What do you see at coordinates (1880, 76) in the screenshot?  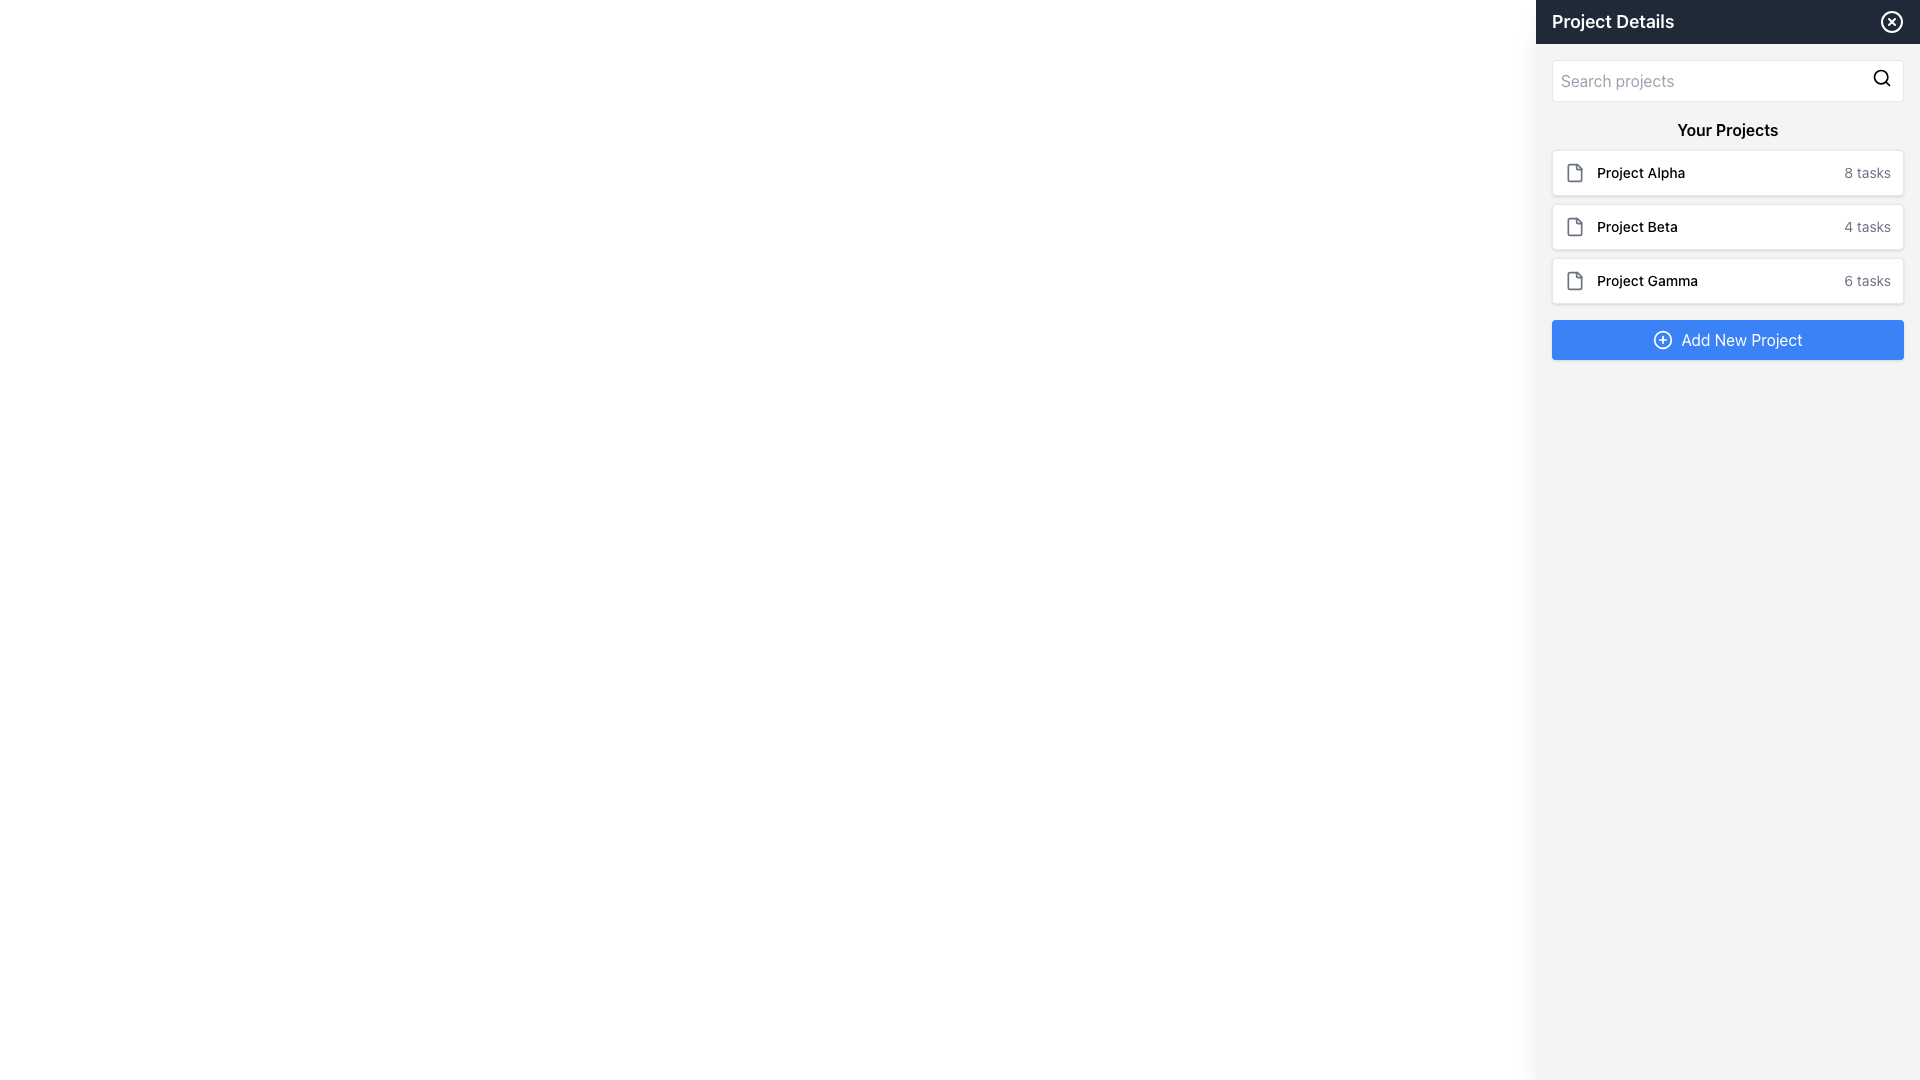 I see `the small magnifying glass icon located in the top right corner of the 'Search projects' input field within the 'Project Details' panel` at bounding box center [1880, 76].